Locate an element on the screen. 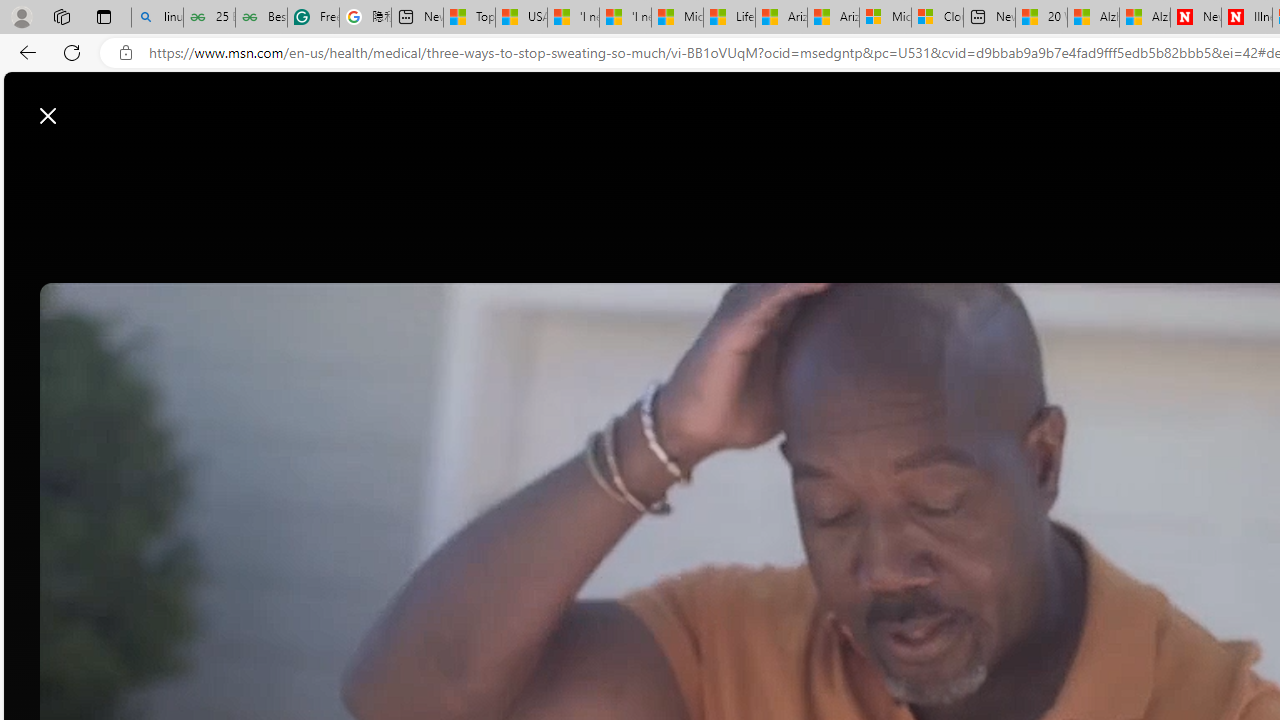 The height and width of the screenshot is (720, 1280). 'Skip to content' is located at coordinates (86, 105).